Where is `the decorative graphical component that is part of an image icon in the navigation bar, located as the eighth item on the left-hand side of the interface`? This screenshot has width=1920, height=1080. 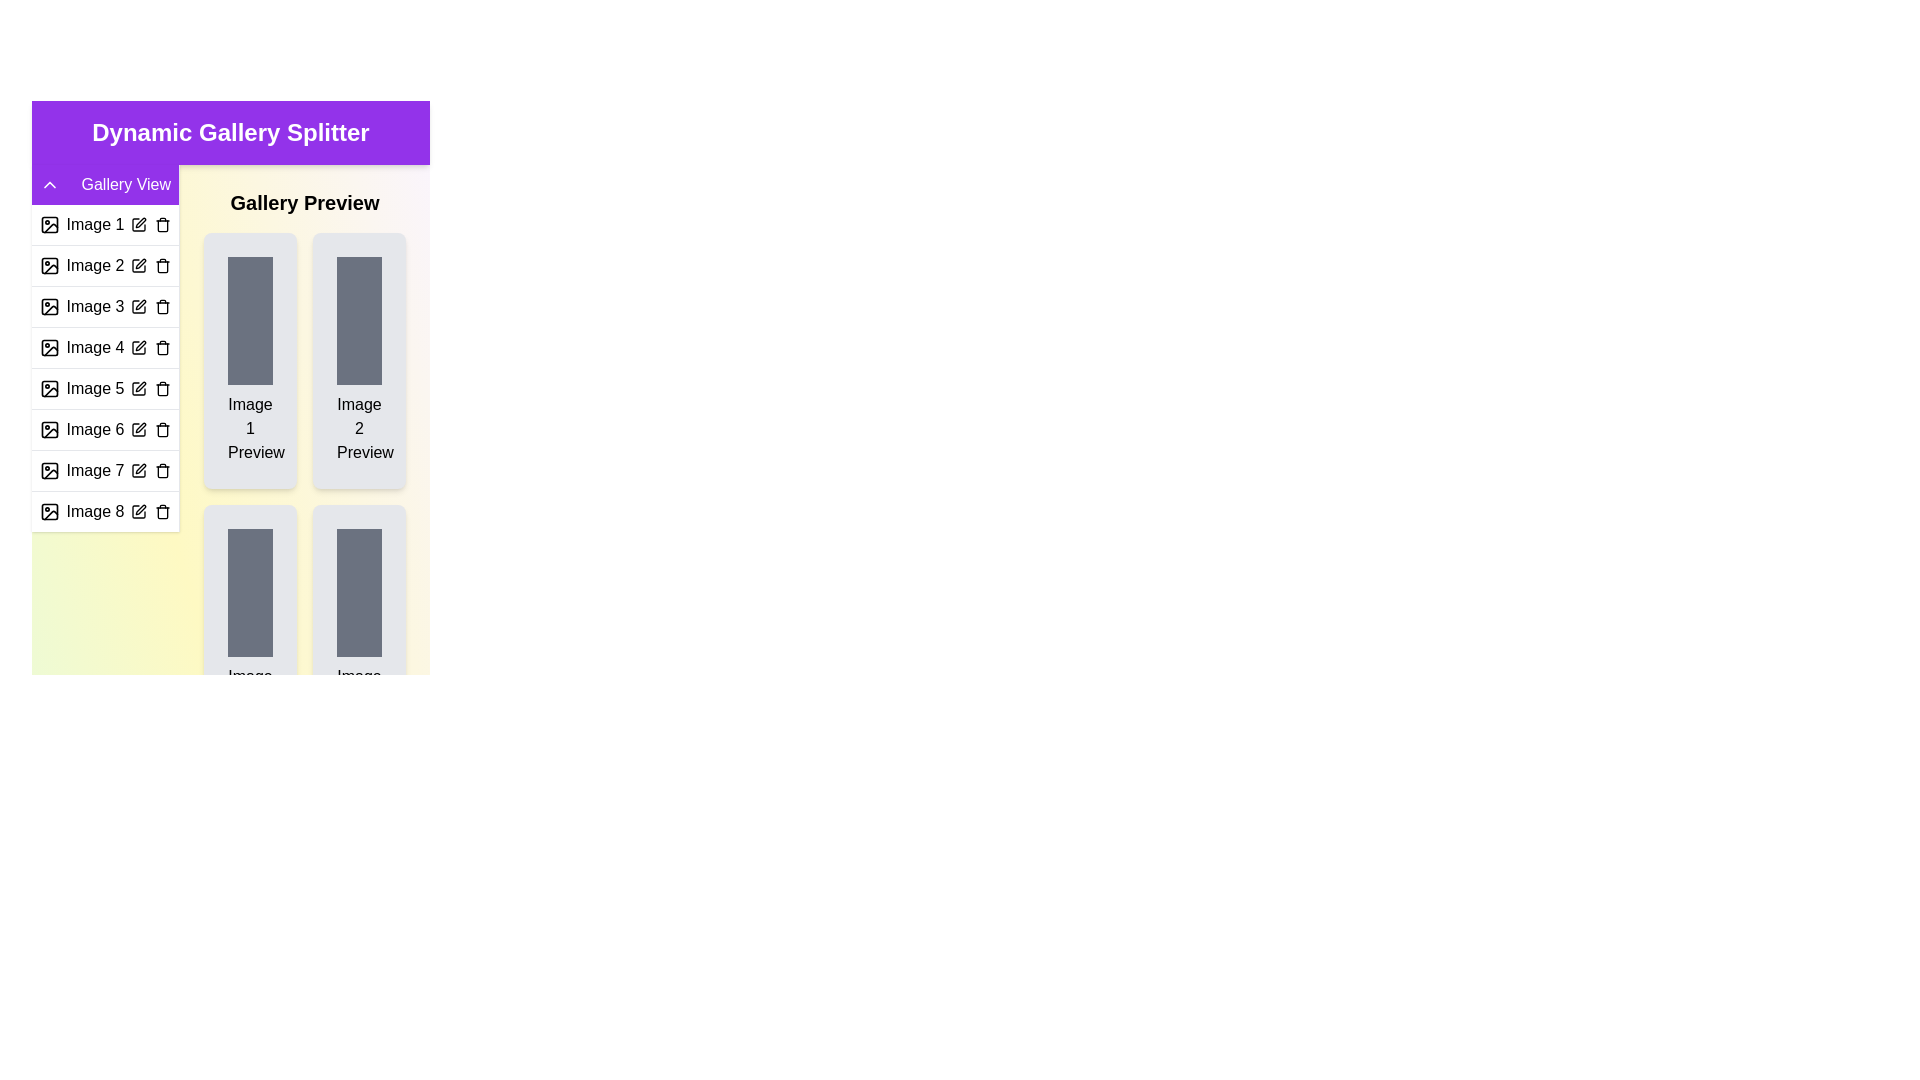
the decorative graphical component that is part of an image icon in the navigation bar, located as the eighth item on the left-hand side of the interface is located at coordinates (49, 511).